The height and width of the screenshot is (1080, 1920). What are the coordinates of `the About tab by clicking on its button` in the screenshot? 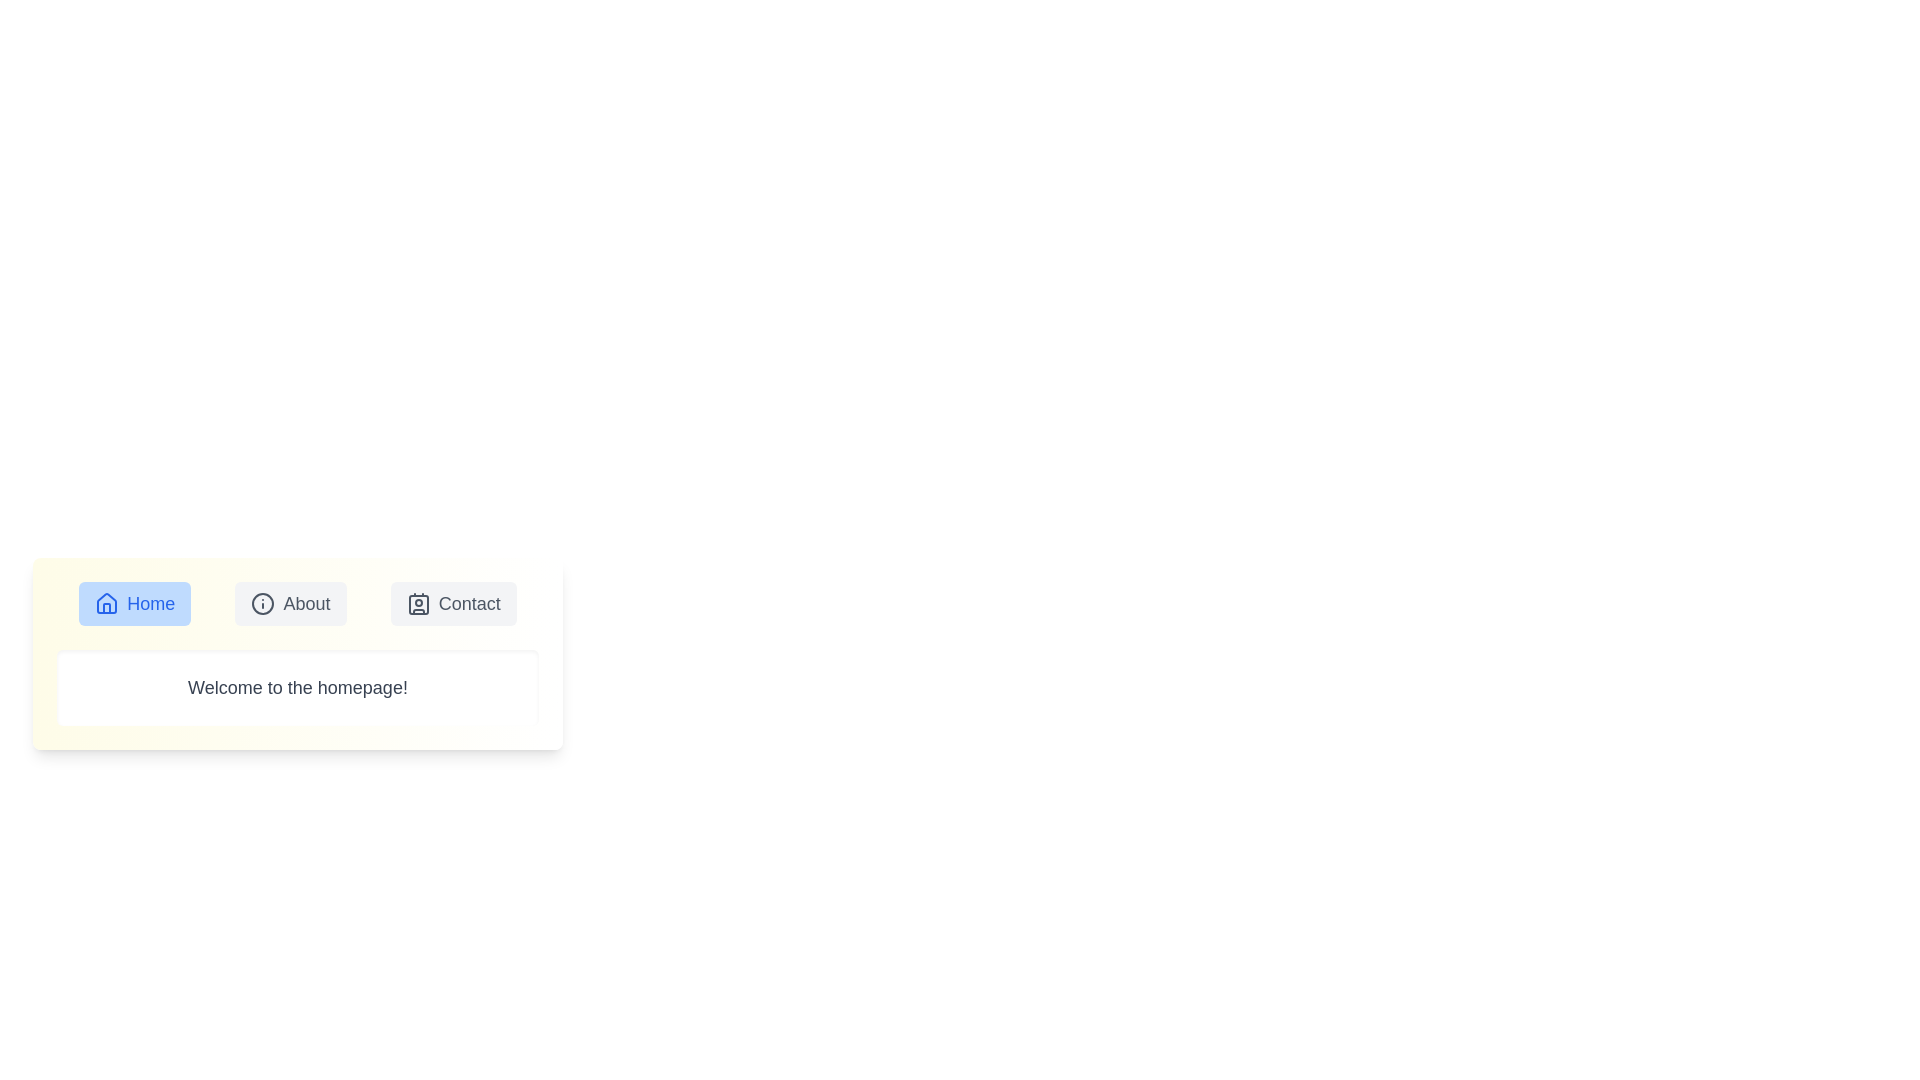 It's located at (290, 603).